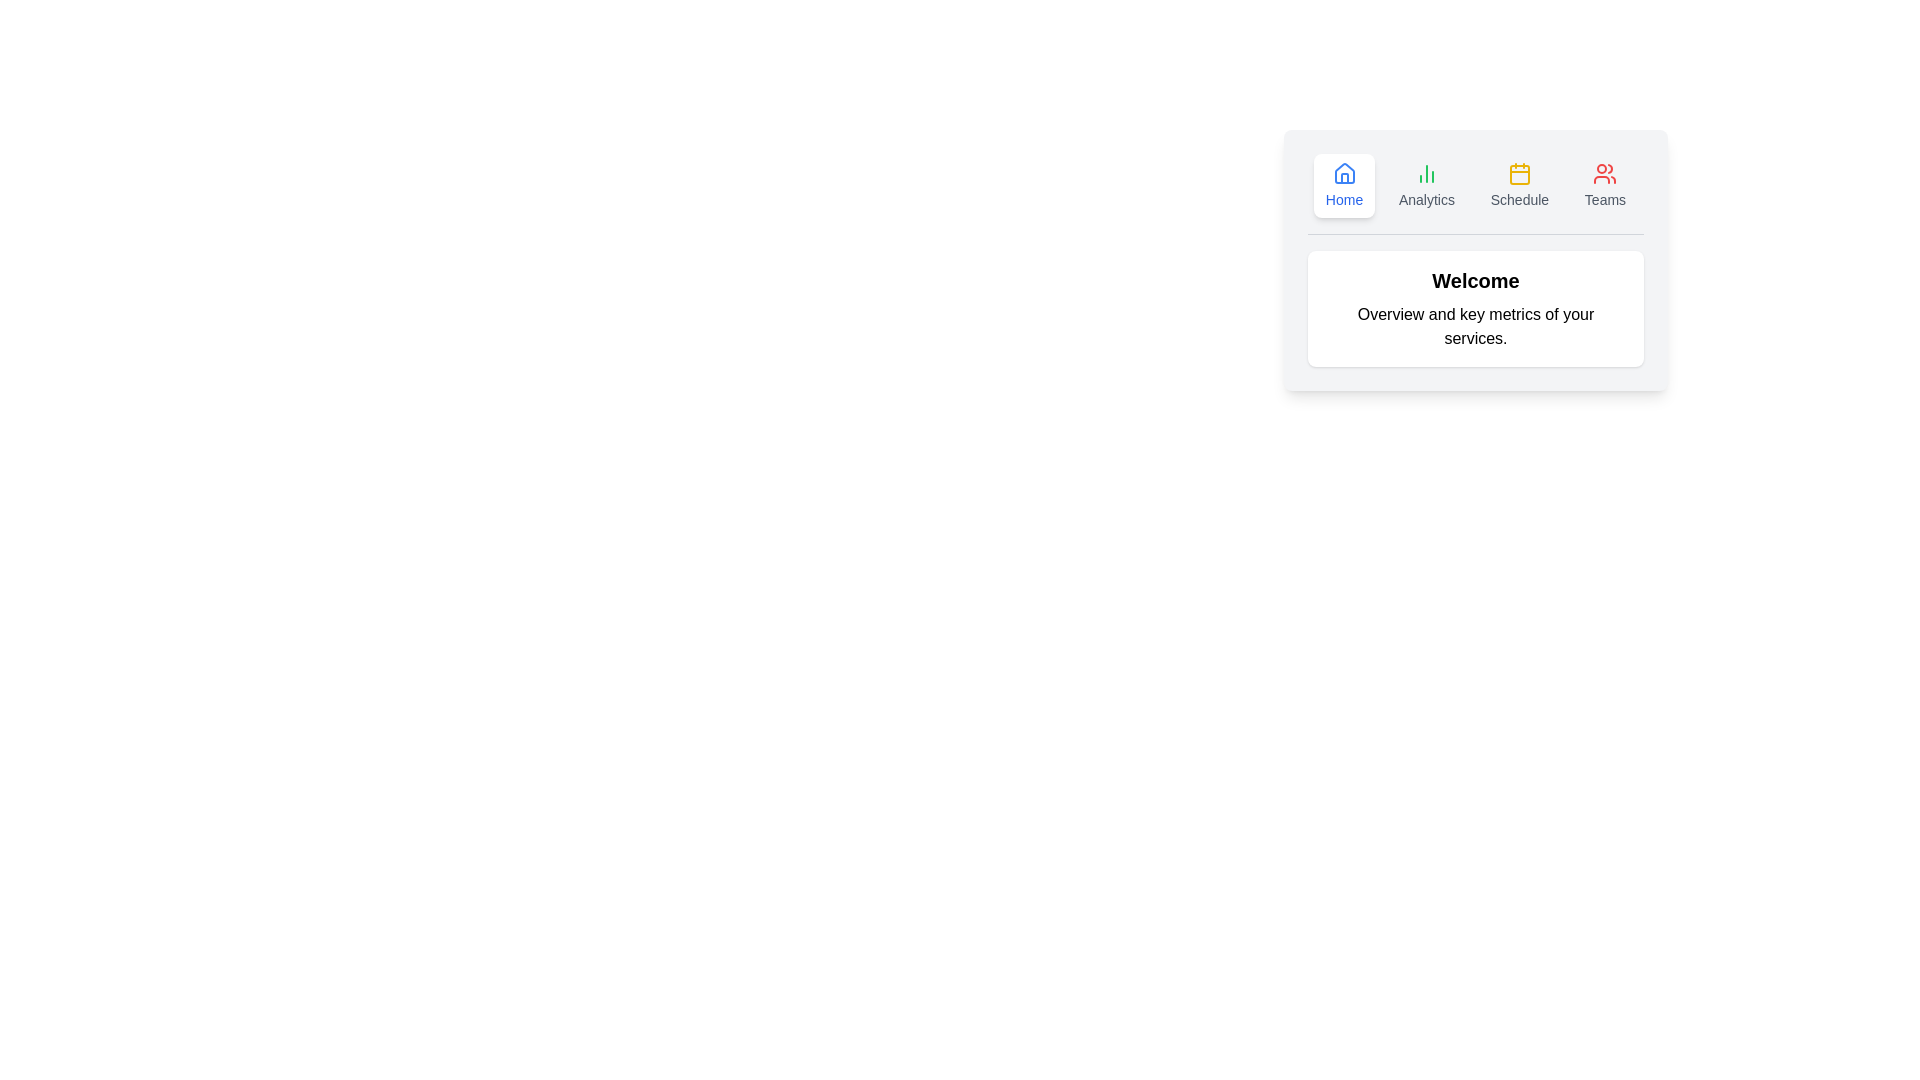 The image size is (1920, 1080). What do you see at coordinates (1519, 185) in the screenshot?
I see `the 'Schedule' navigation button located in the top-level navigation bar, situated between 'Analytics' and 'Teams' to trigger additional styling effects` at bounding box center [1519, 185].